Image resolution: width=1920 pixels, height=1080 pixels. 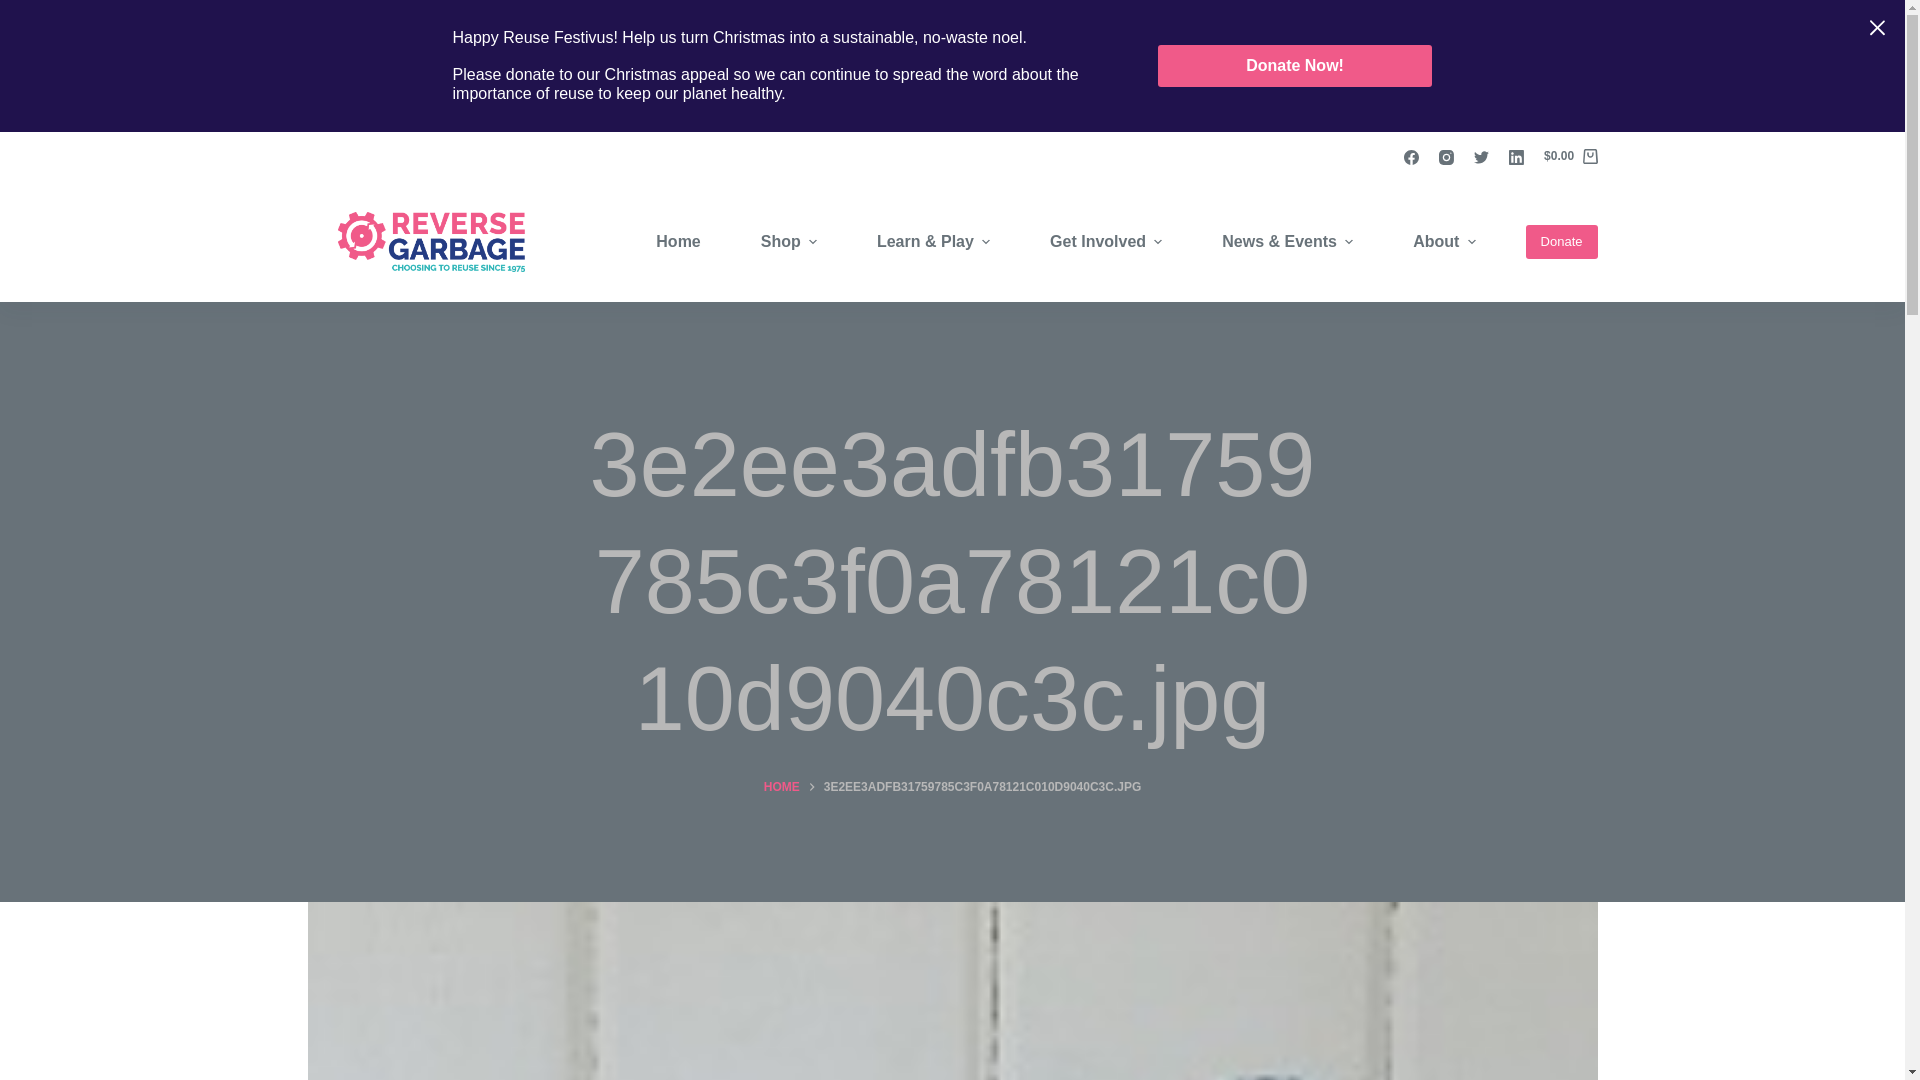 What do you see at coordinates (846, 241) in the screenshot?
I see `'Learn & Play'` at bounding box center [846, 241].